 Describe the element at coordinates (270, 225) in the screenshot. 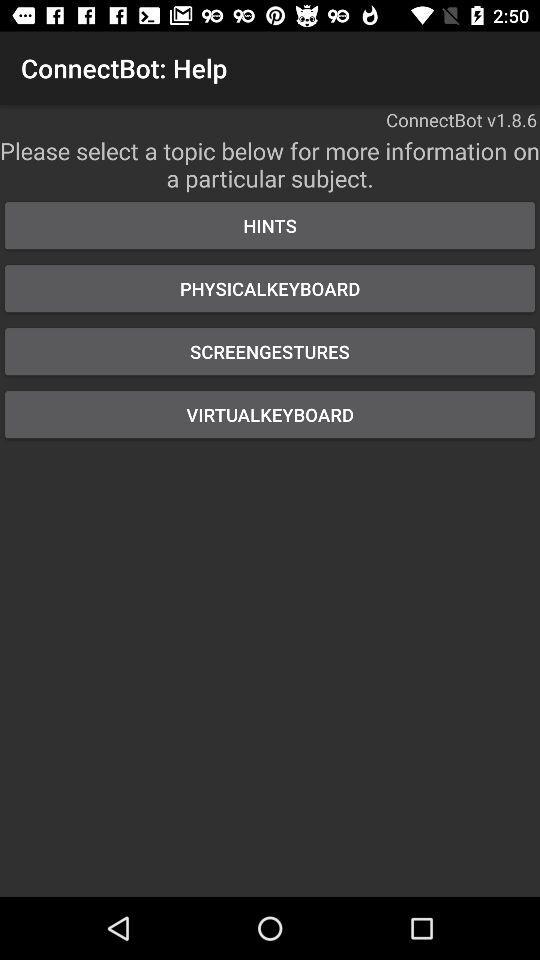

I see `the item above the physicalkeyboard button` at that location.